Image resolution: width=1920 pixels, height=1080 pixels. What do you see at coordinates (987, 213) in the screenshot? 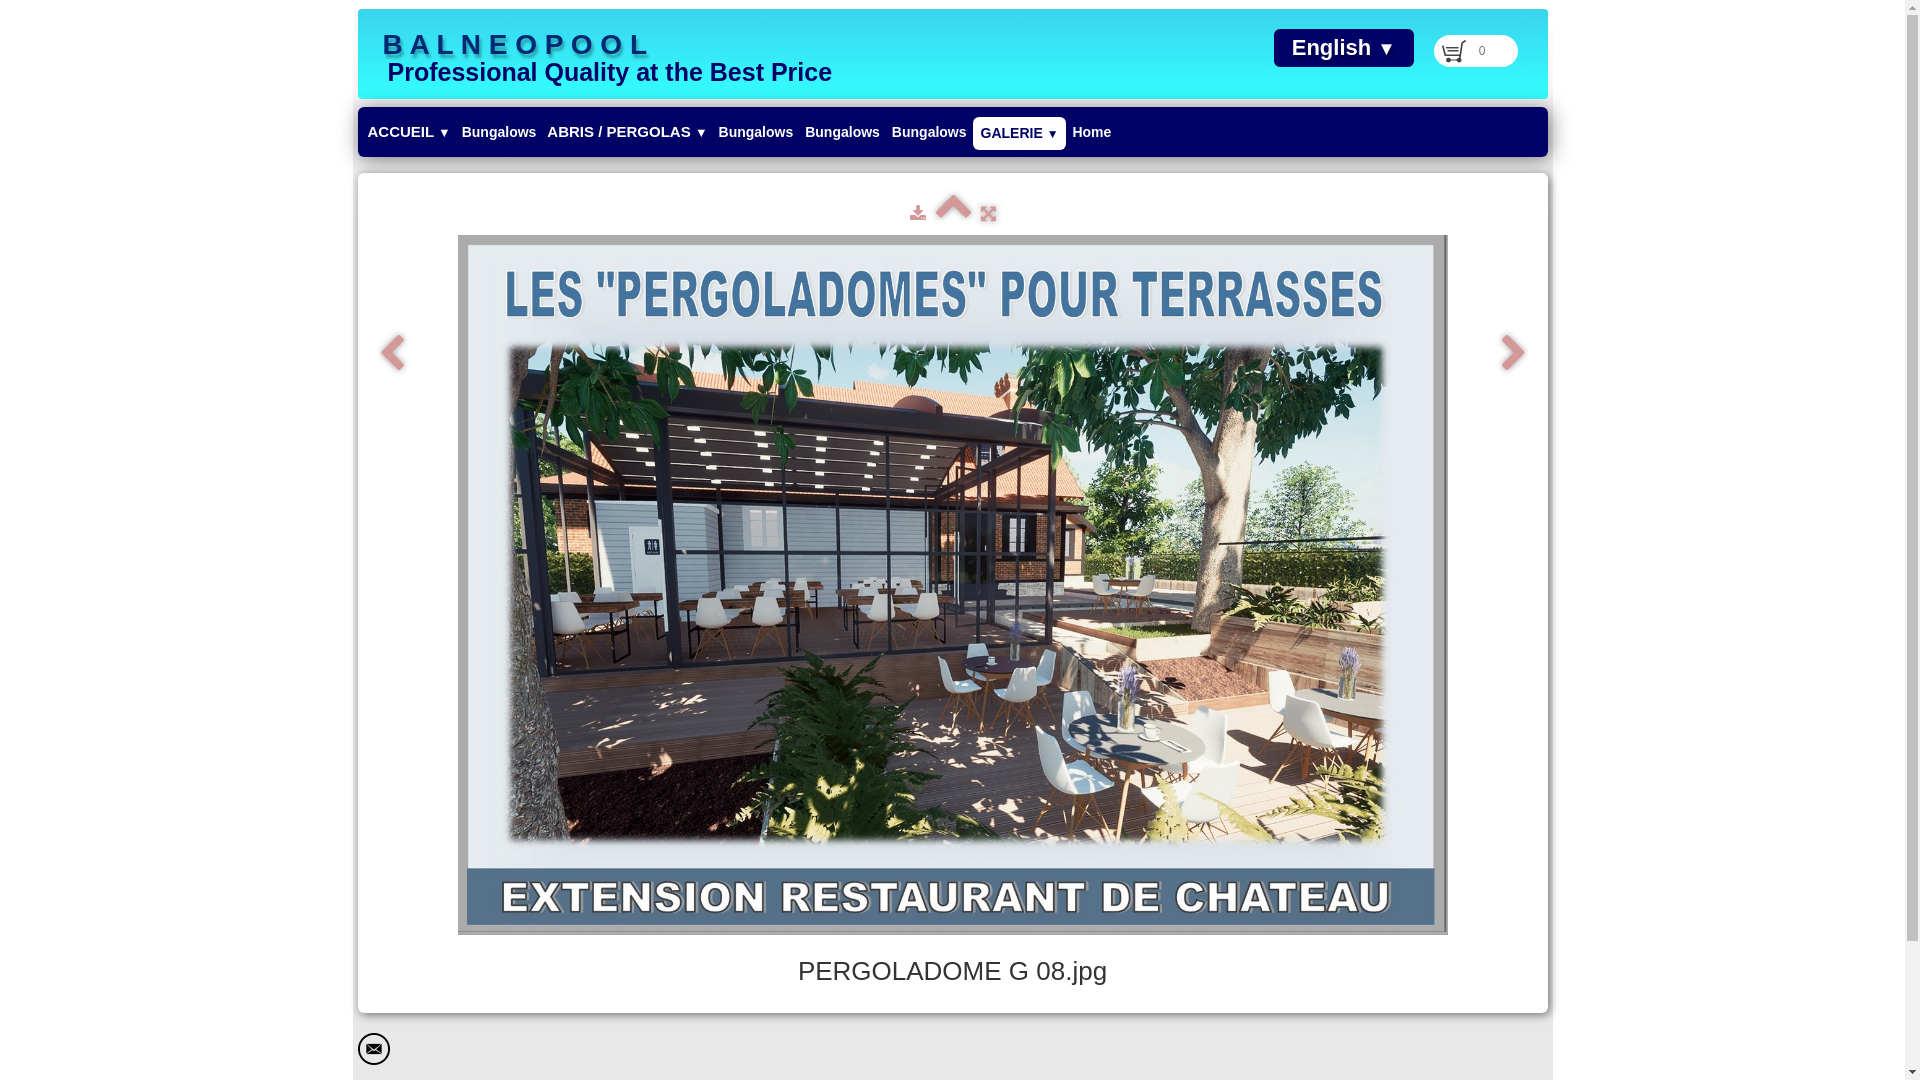
I see `'Fullscreen'` at bounding box center [987, 213].